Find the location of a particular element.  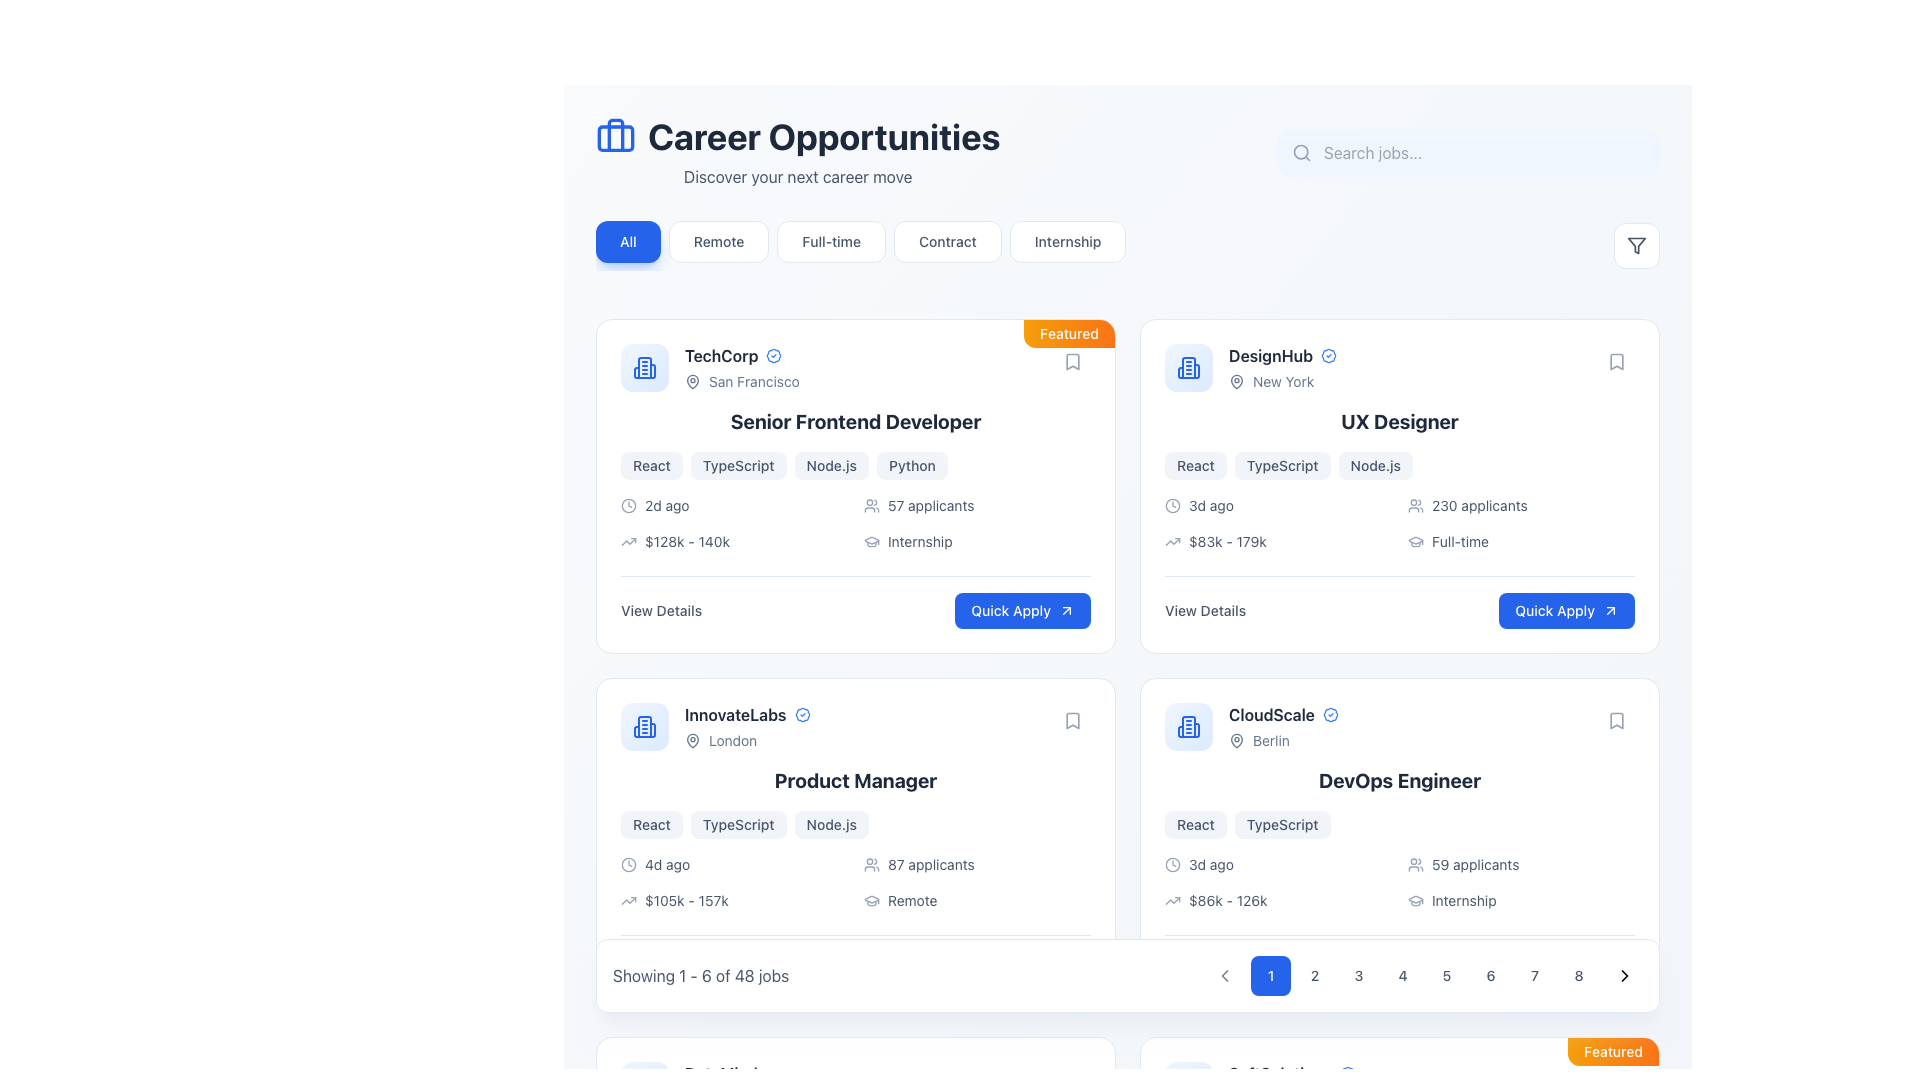

the bookmark icon button located in the header of the job card for 'DevOps Engineer' at 'CloudScale Berlin' is located at coordinates (1617, 721).